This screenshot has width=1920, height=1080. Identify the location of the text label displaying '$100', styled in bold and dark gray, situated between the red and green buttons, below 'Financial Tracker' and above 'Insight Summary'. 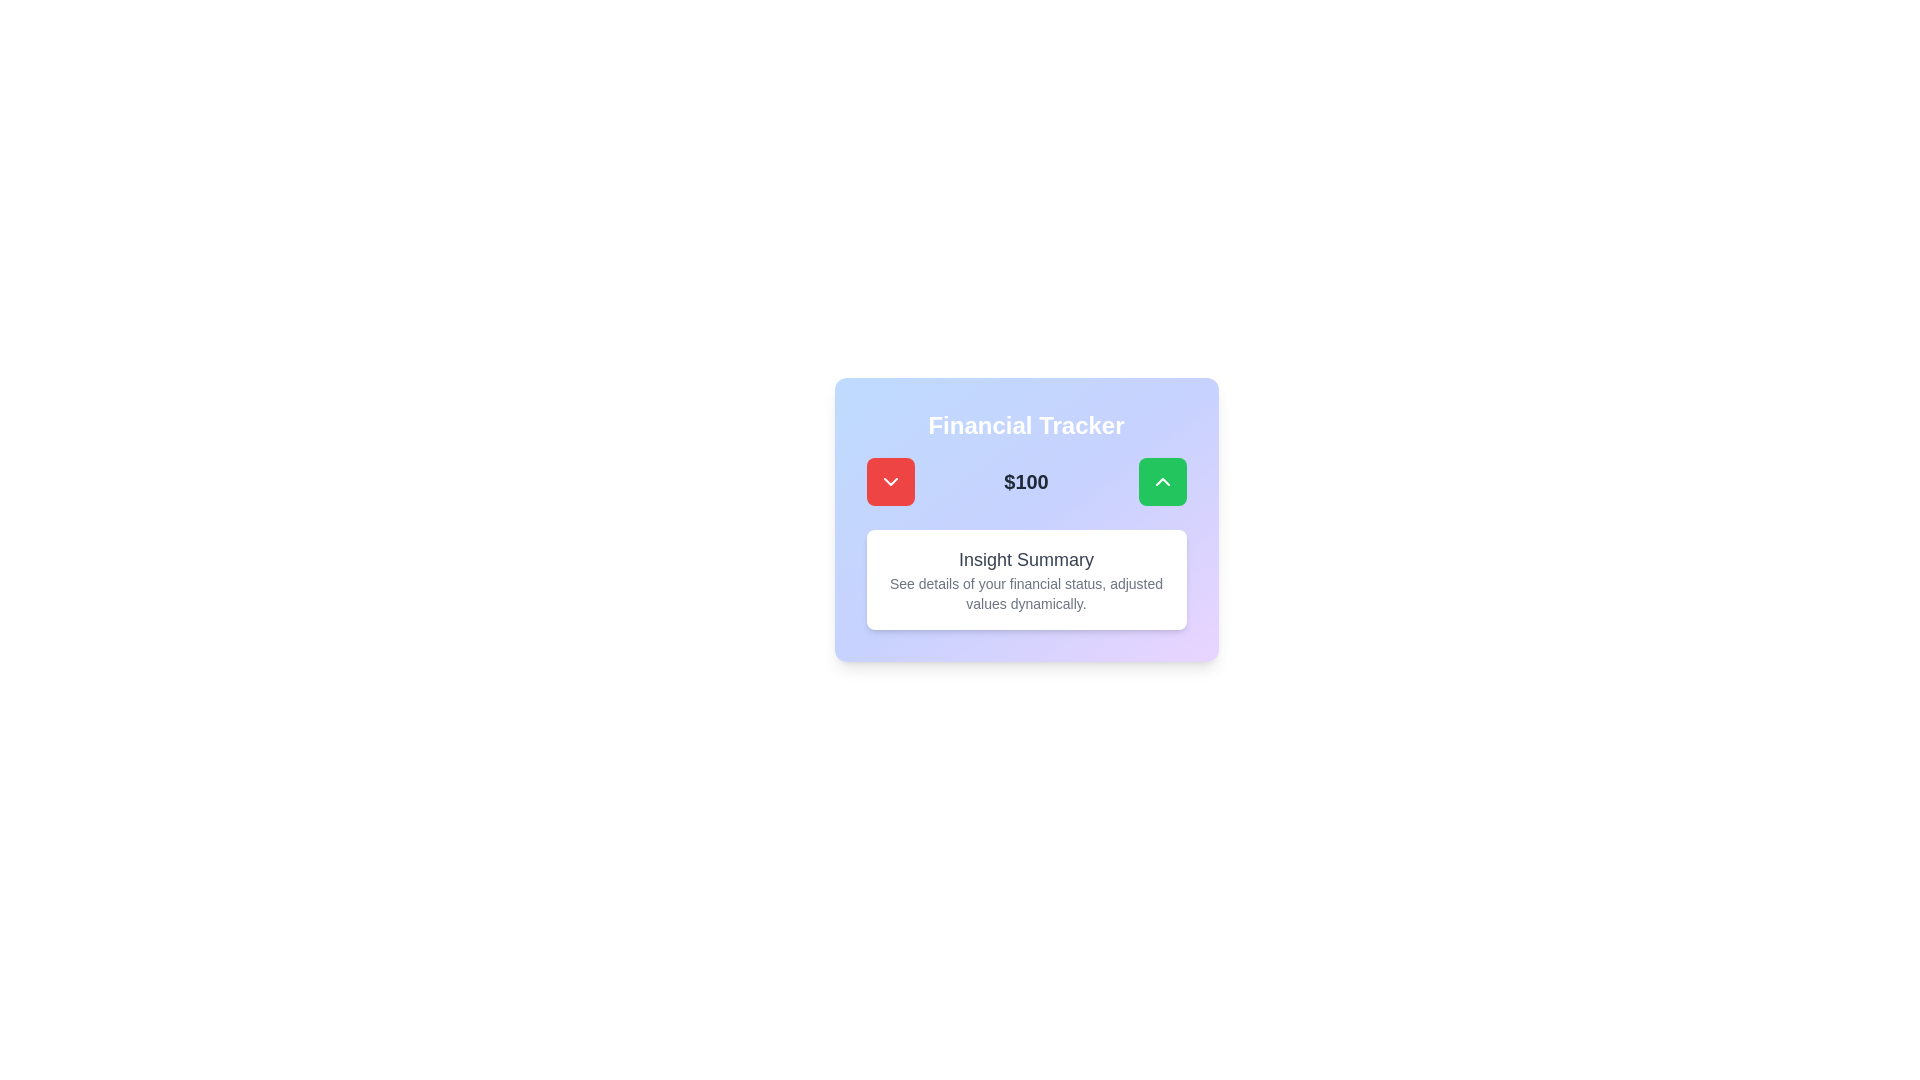
(1026, 482).